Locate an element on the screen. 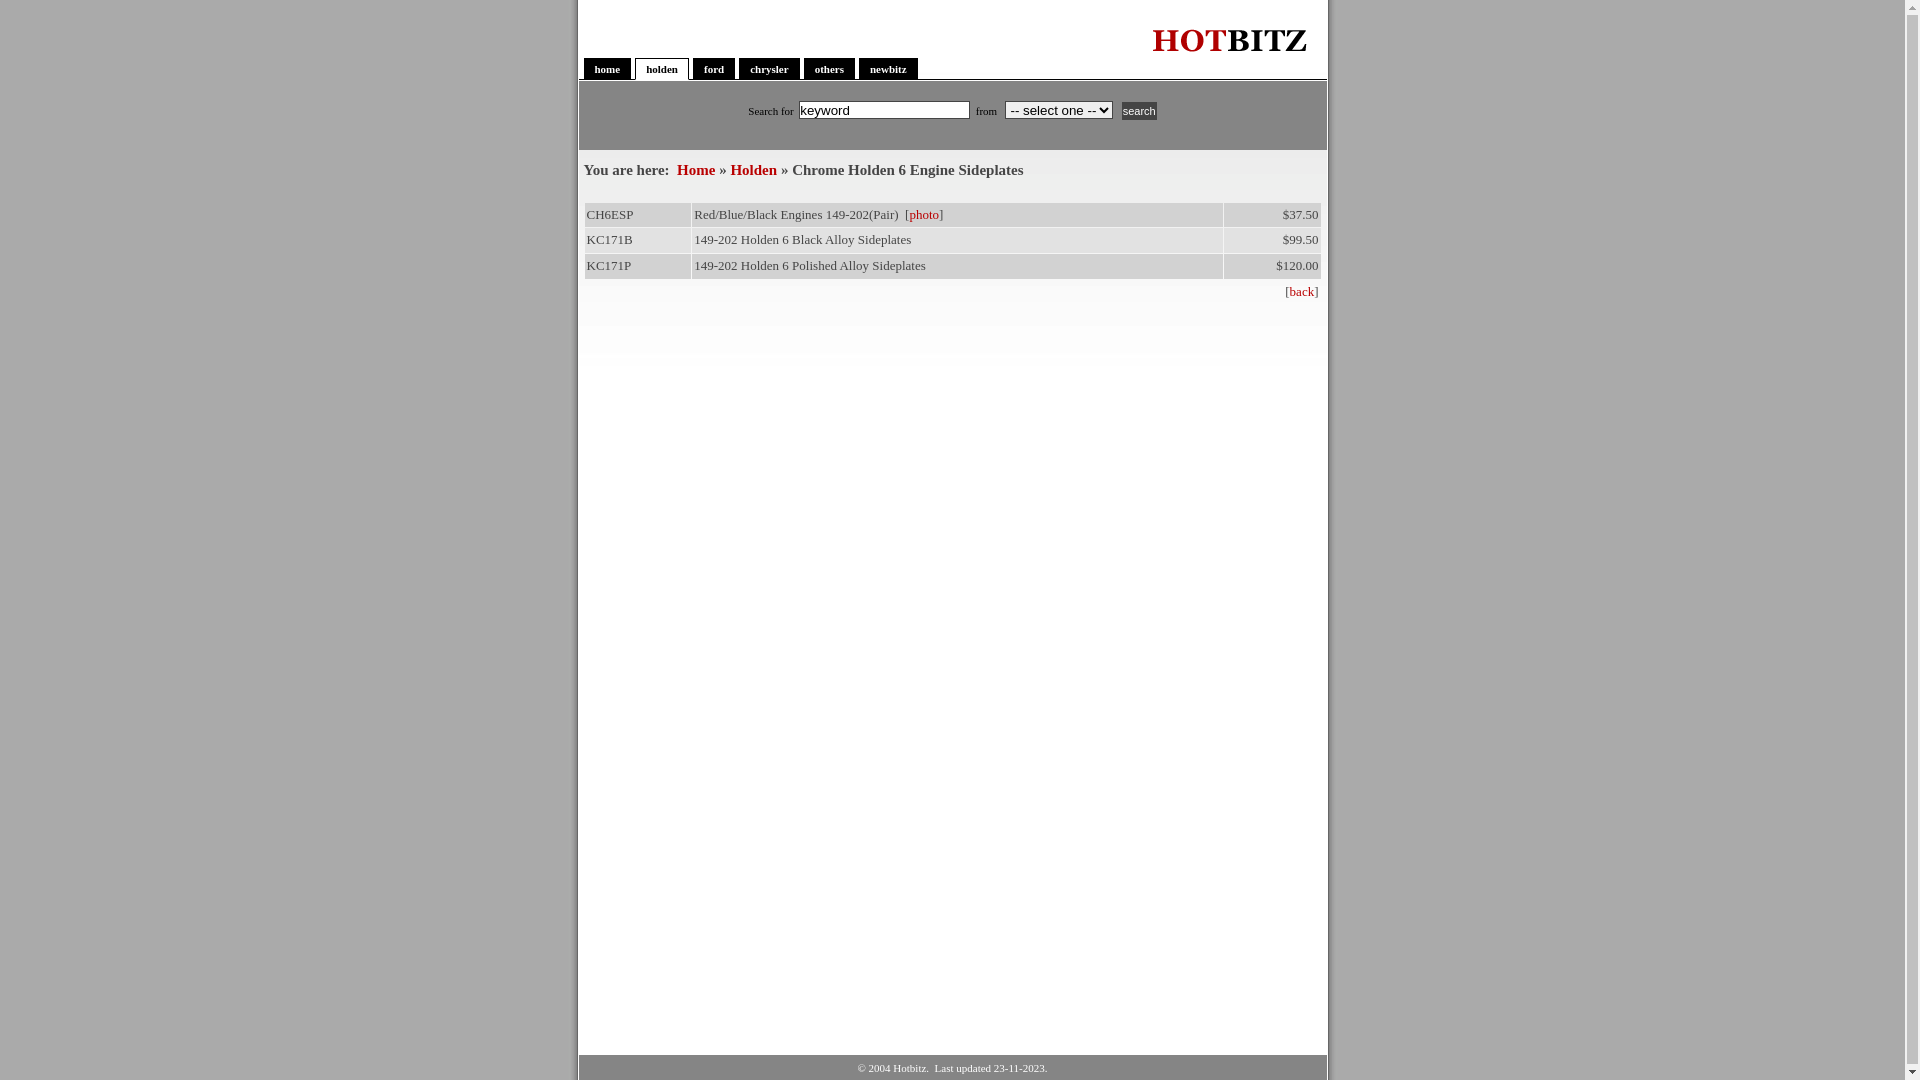 The width and height of the screenshot is (1920, 1080). 'Holden' is located at coordinates (728, 168).